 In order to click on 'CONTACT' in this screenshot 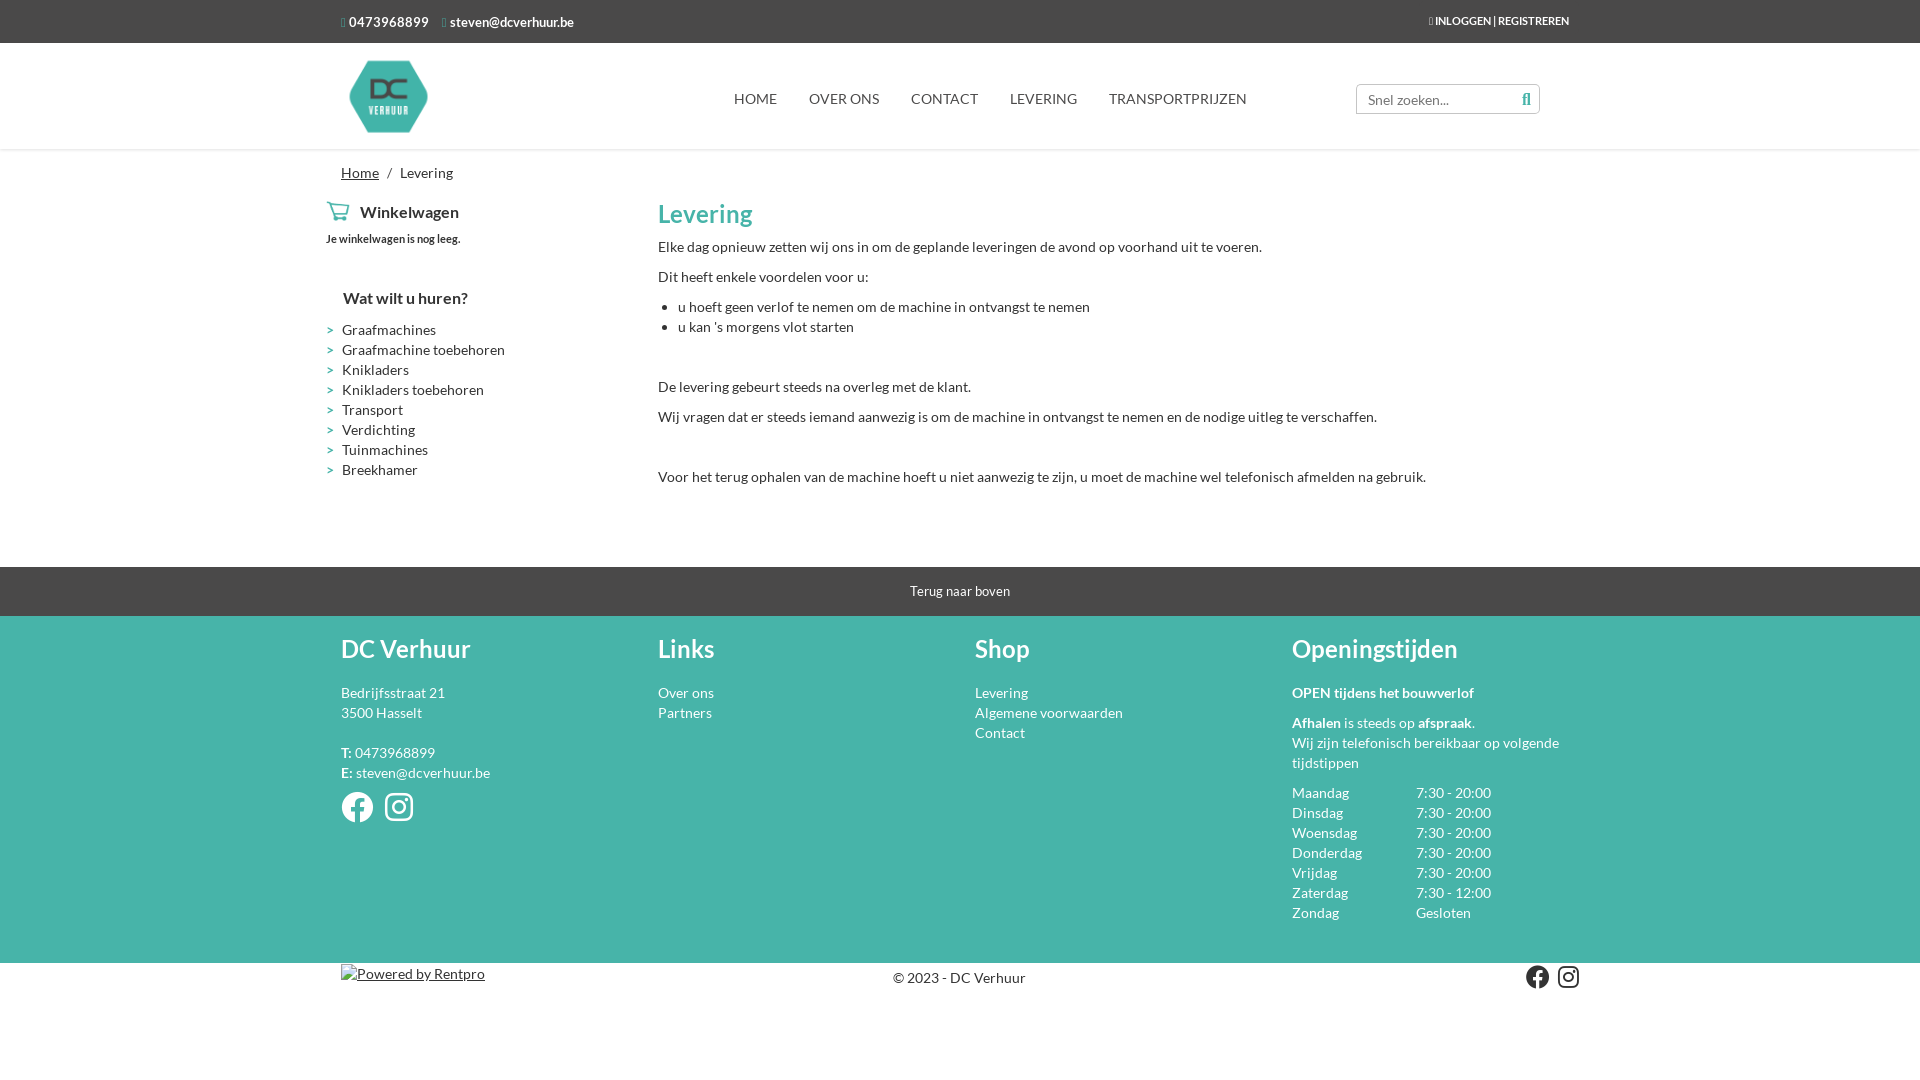, I will do `click(943, 97)`.